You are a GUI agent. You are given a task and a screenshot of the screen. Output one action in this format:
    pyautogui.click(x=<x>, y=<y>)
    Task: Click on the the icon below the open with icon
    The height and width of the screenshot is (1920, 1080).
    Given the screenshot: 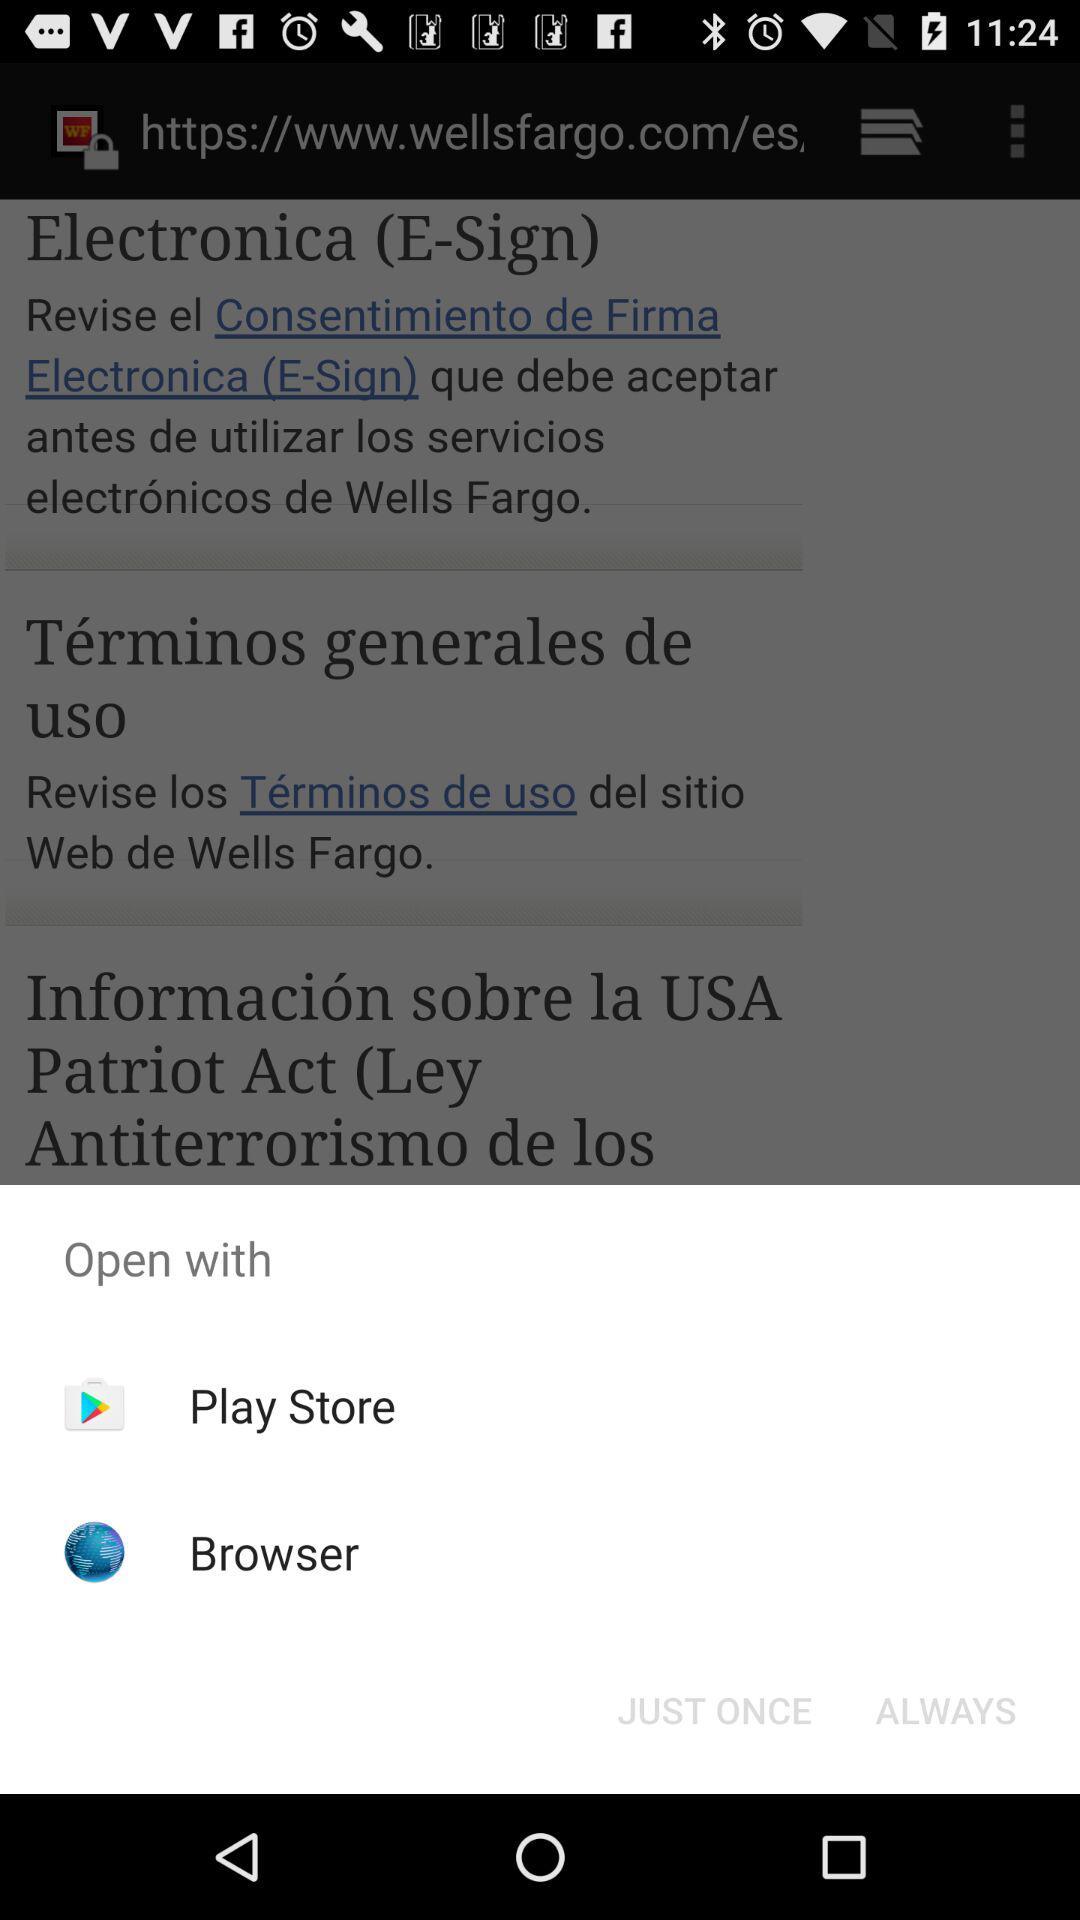 What is the action you would take?
    pyautogui.click(x=713, y=1708)
    